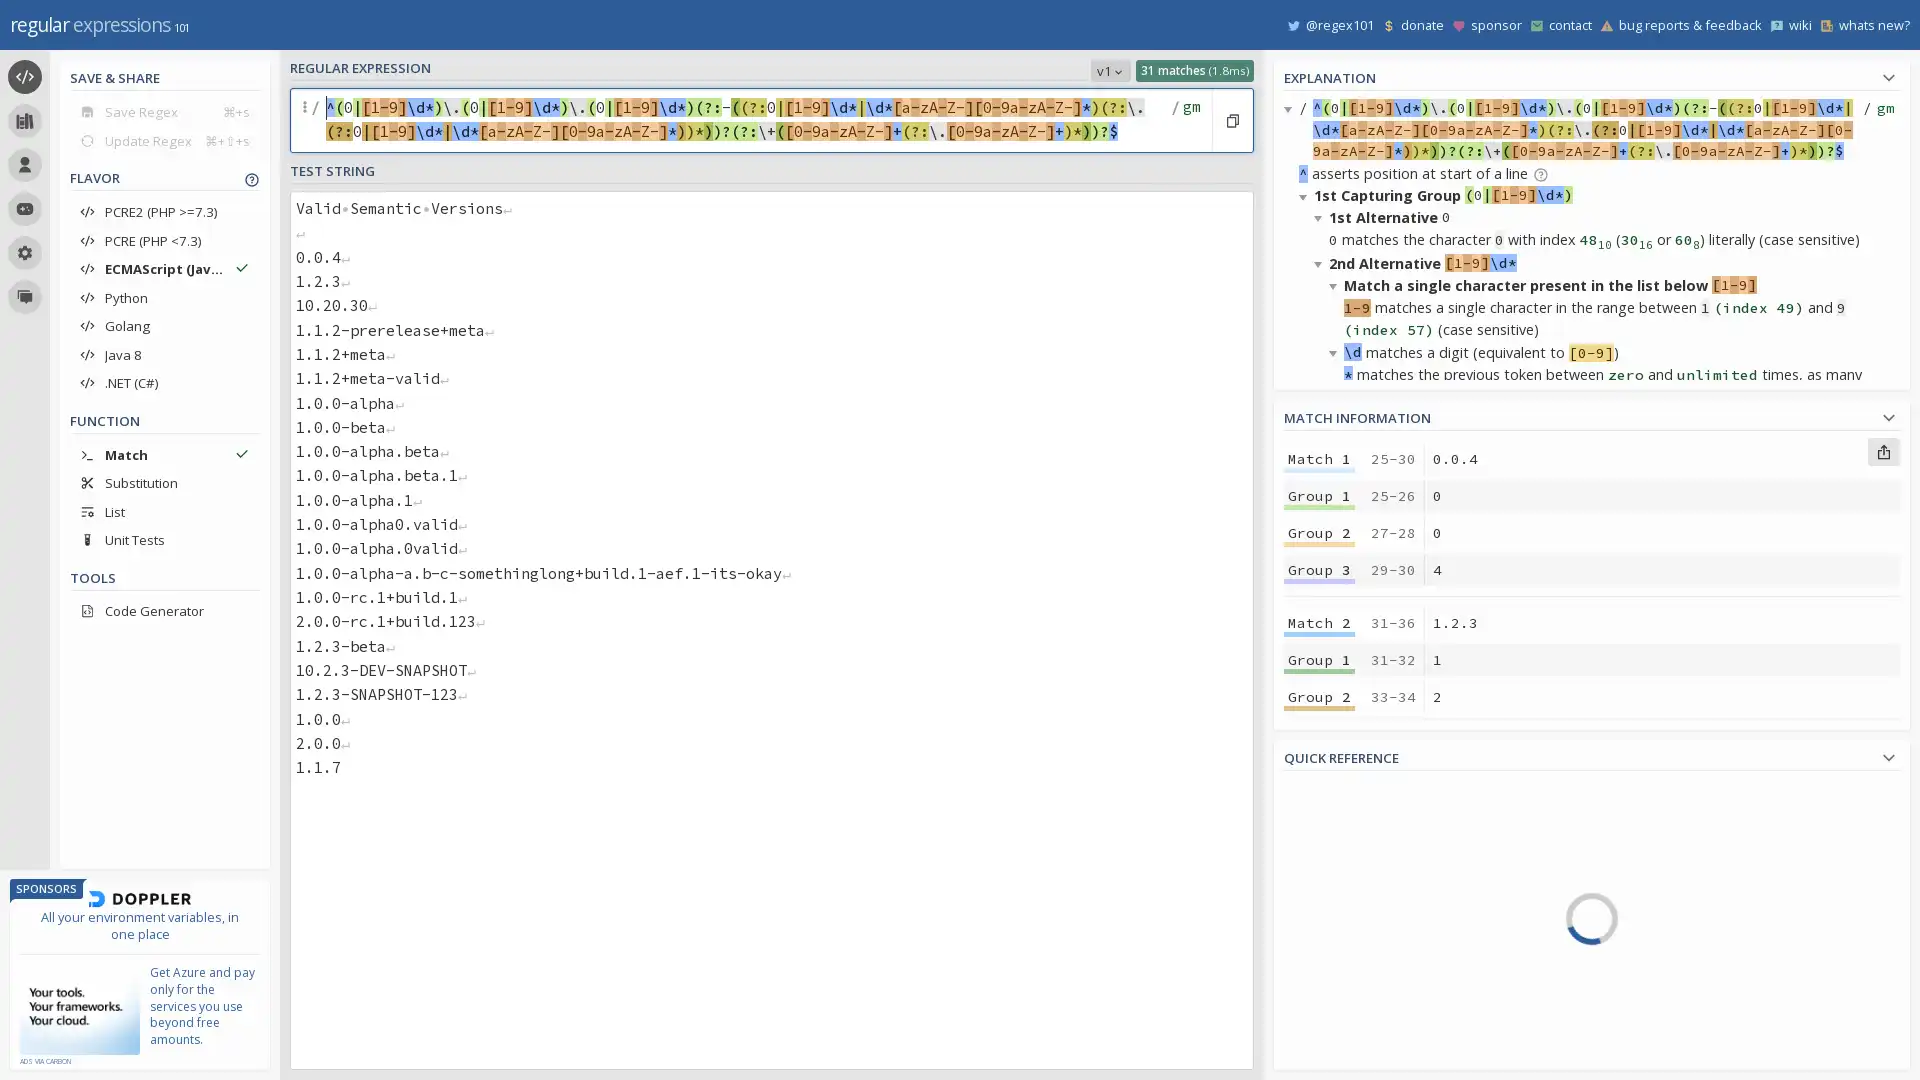  Describe the element at coordinates (1336, 532) in the screenshot. I see `Collapse Subtree` at that location.